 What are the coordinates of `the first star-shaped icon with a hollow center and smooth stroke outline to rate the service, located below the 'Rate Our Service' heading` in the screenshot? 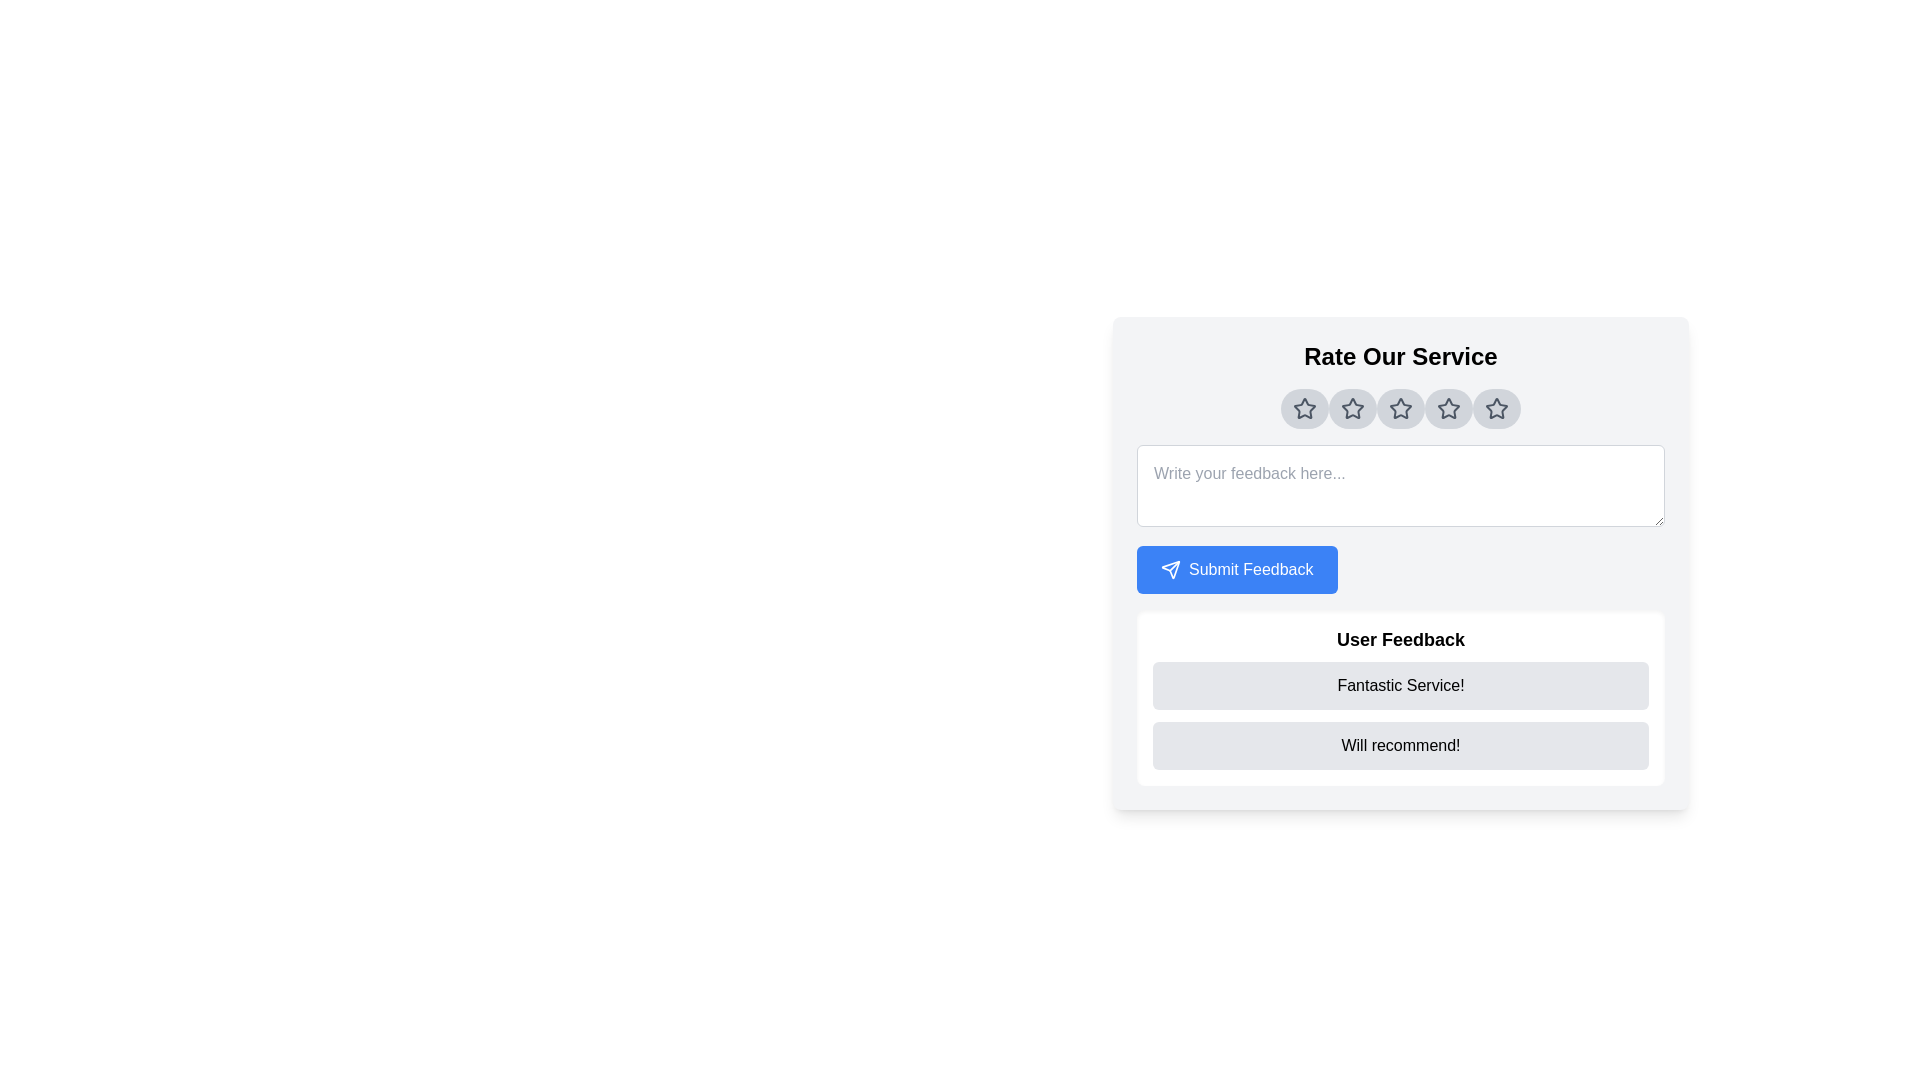 It's located at (1305, 407).